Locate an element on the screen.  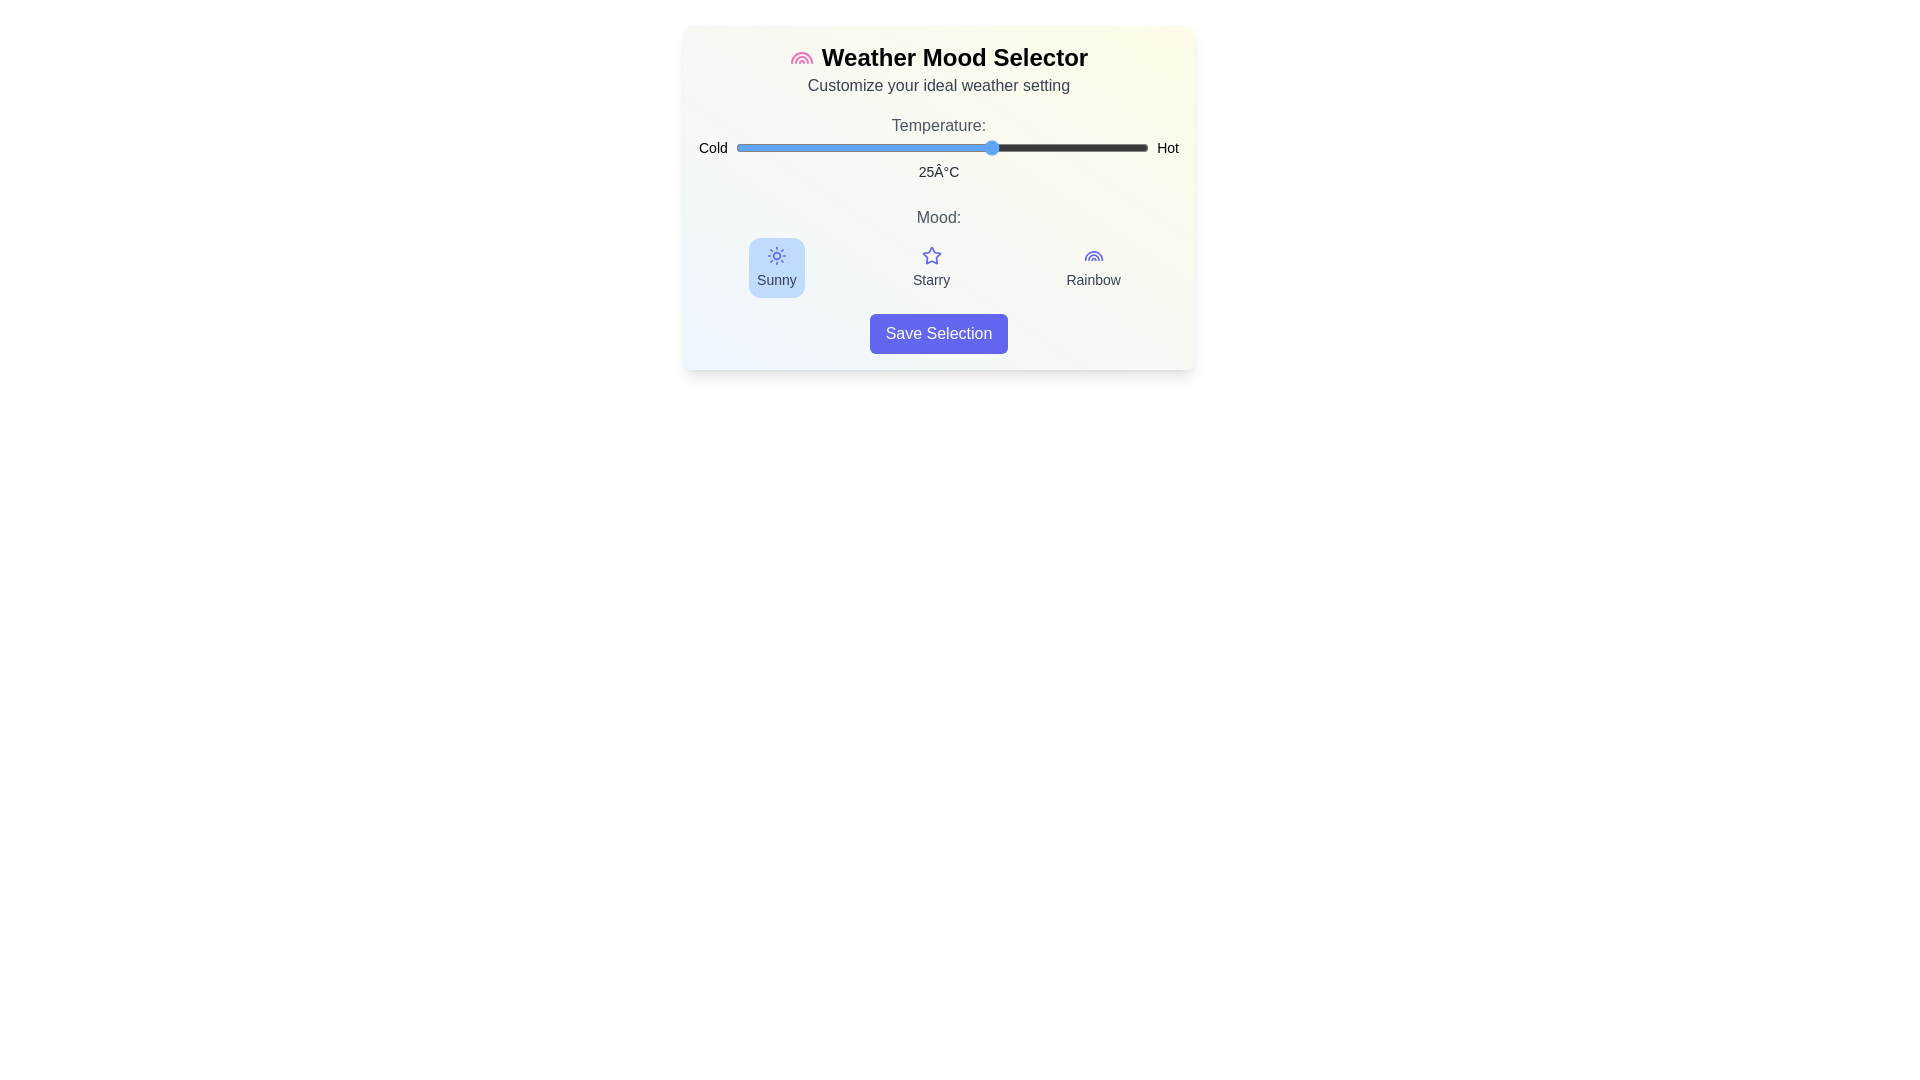
the mood by clicking on the respective button for Sunny is located at coordinates (776, 266).